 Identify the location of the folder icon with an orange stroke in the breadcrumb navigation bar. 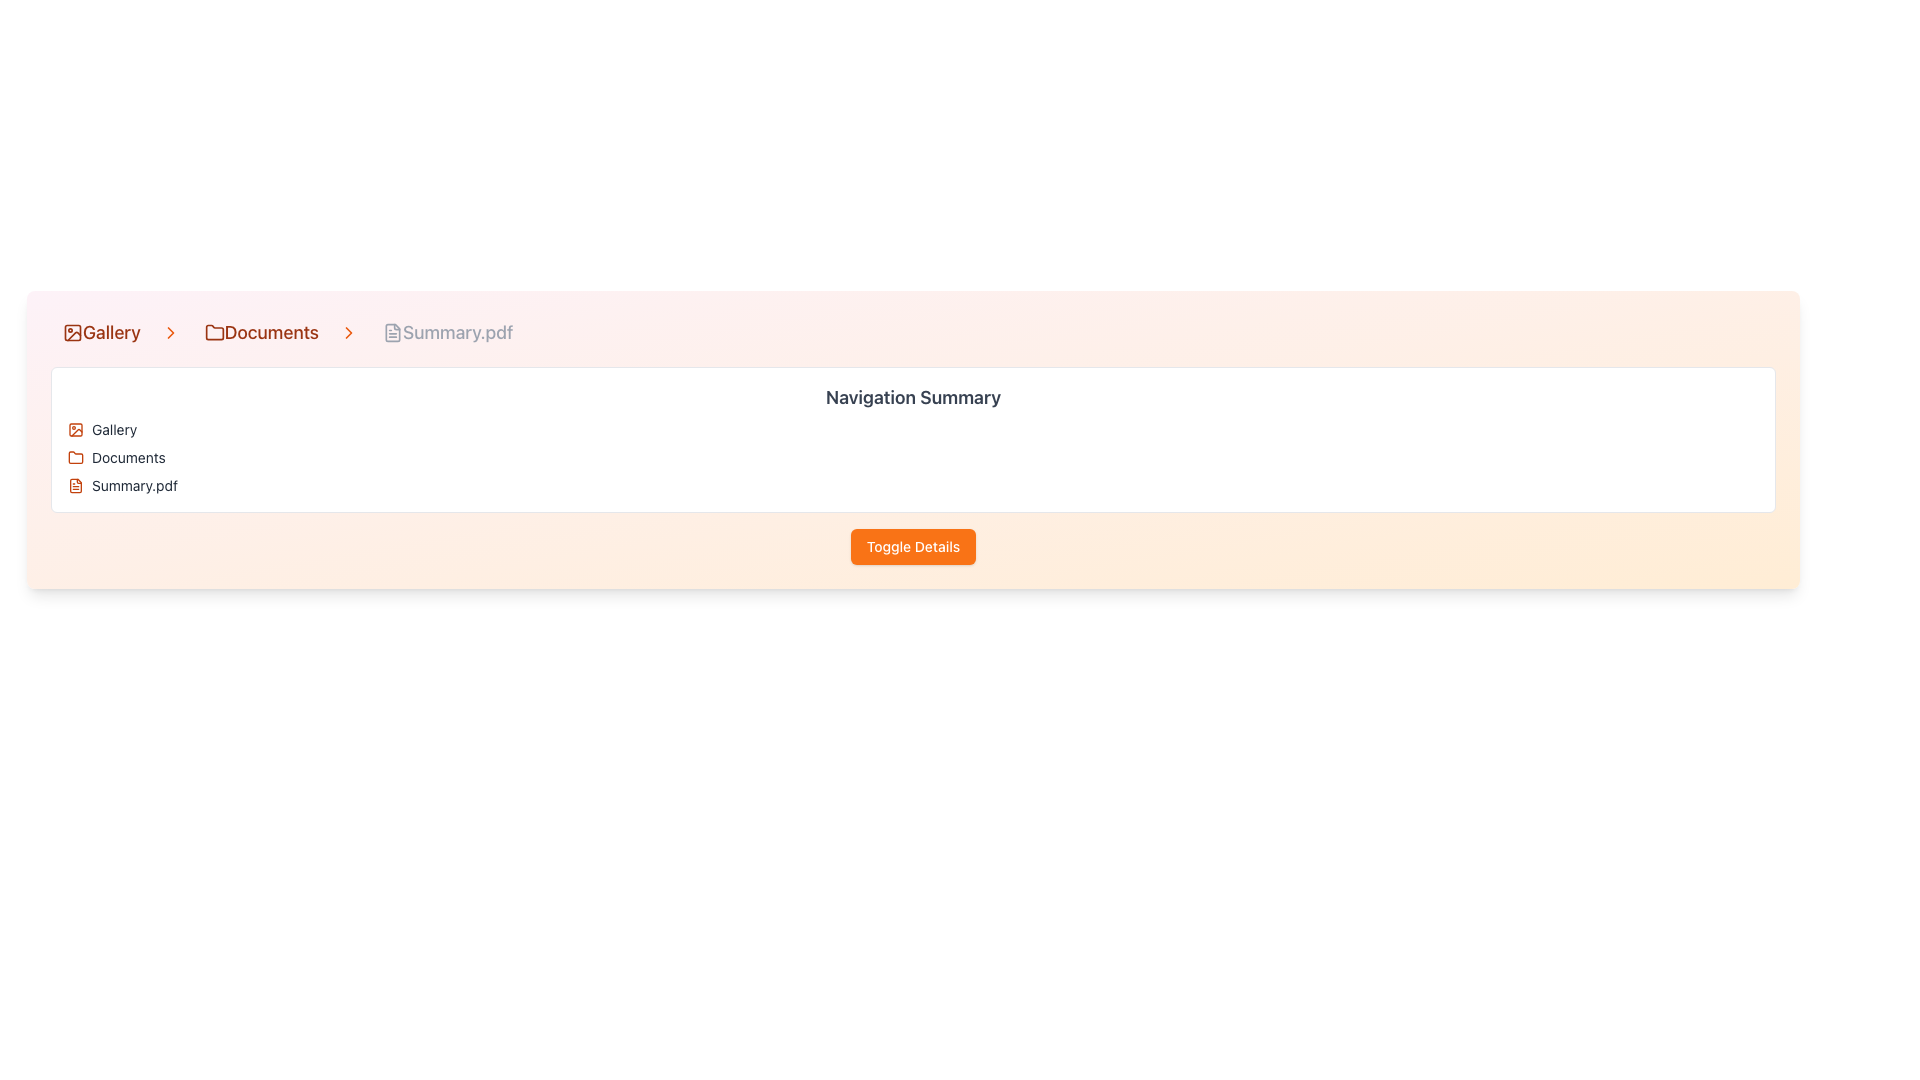
(76, 456).